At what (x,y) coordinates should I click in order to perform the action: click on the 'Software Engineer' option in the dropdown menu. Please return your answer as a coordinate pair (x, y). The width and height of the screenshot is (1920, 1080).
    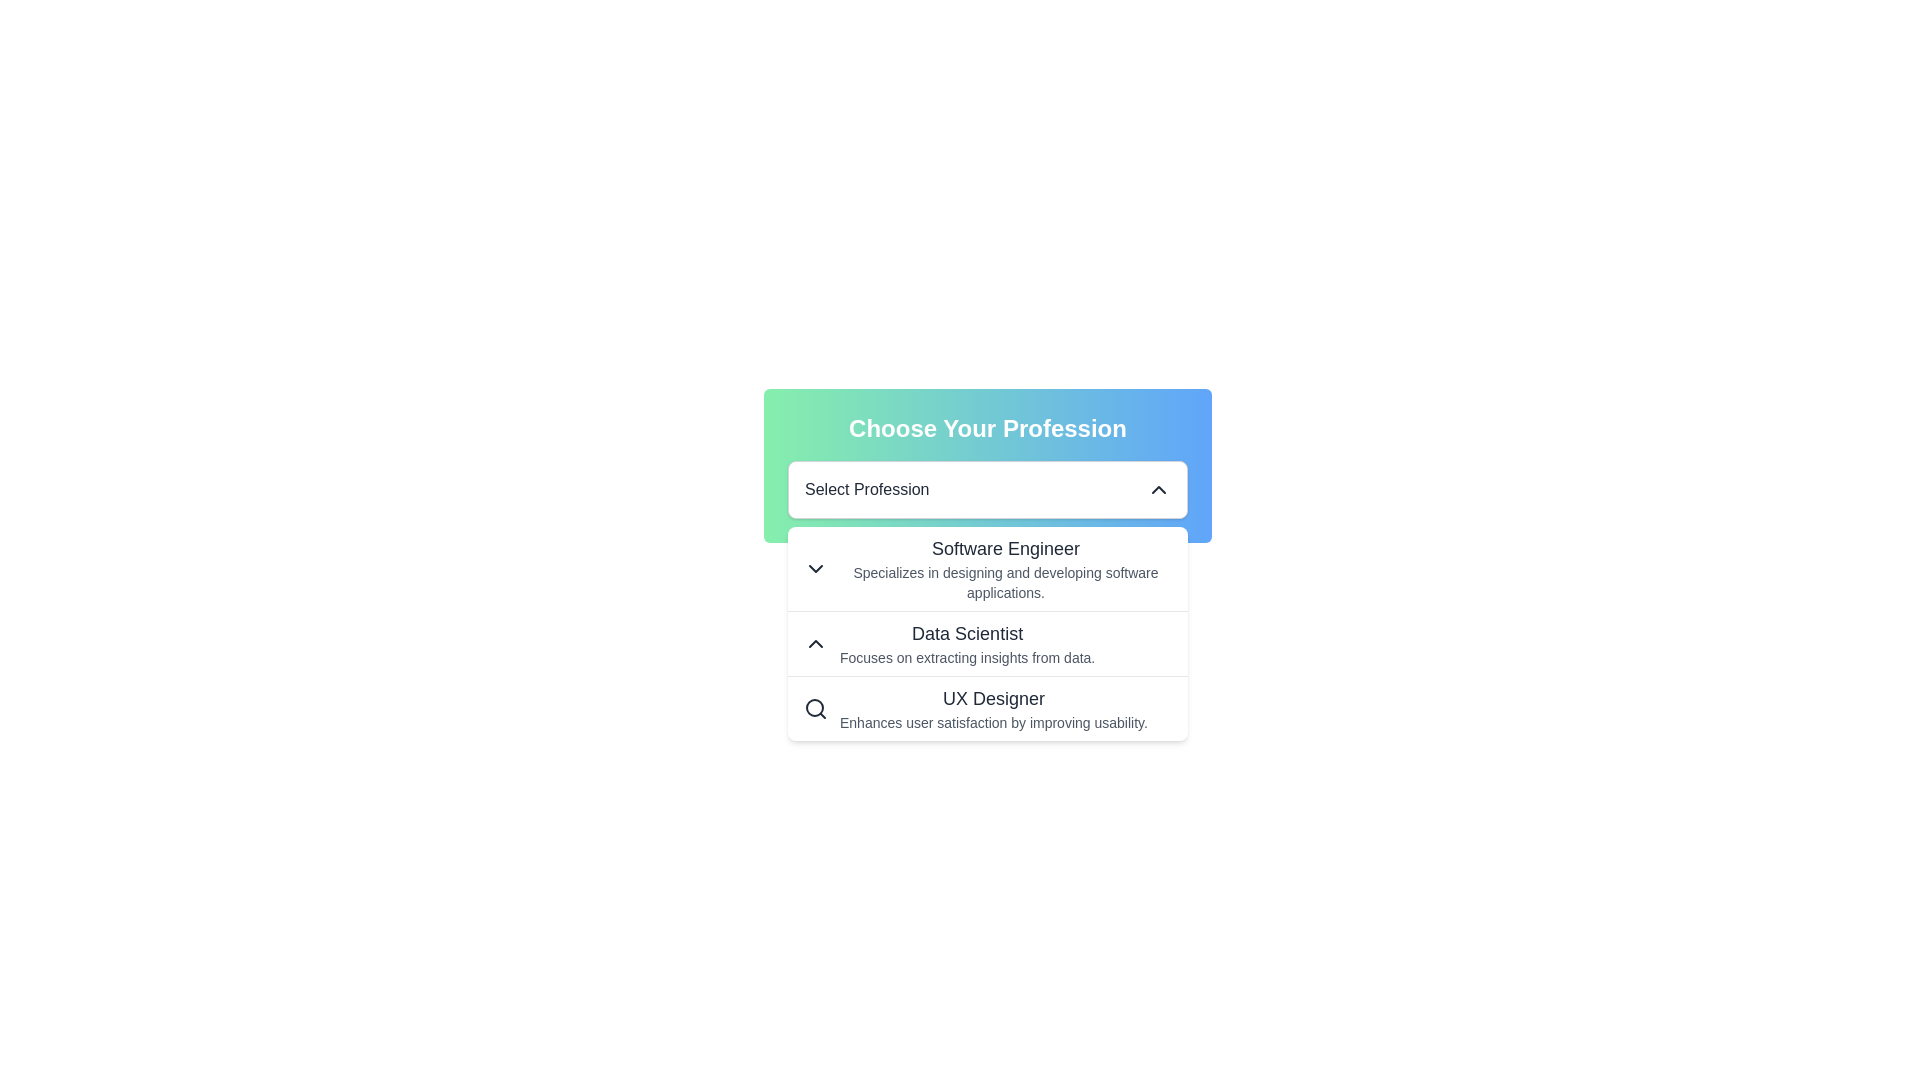
    Looking at the image, I should click on (988, 569).